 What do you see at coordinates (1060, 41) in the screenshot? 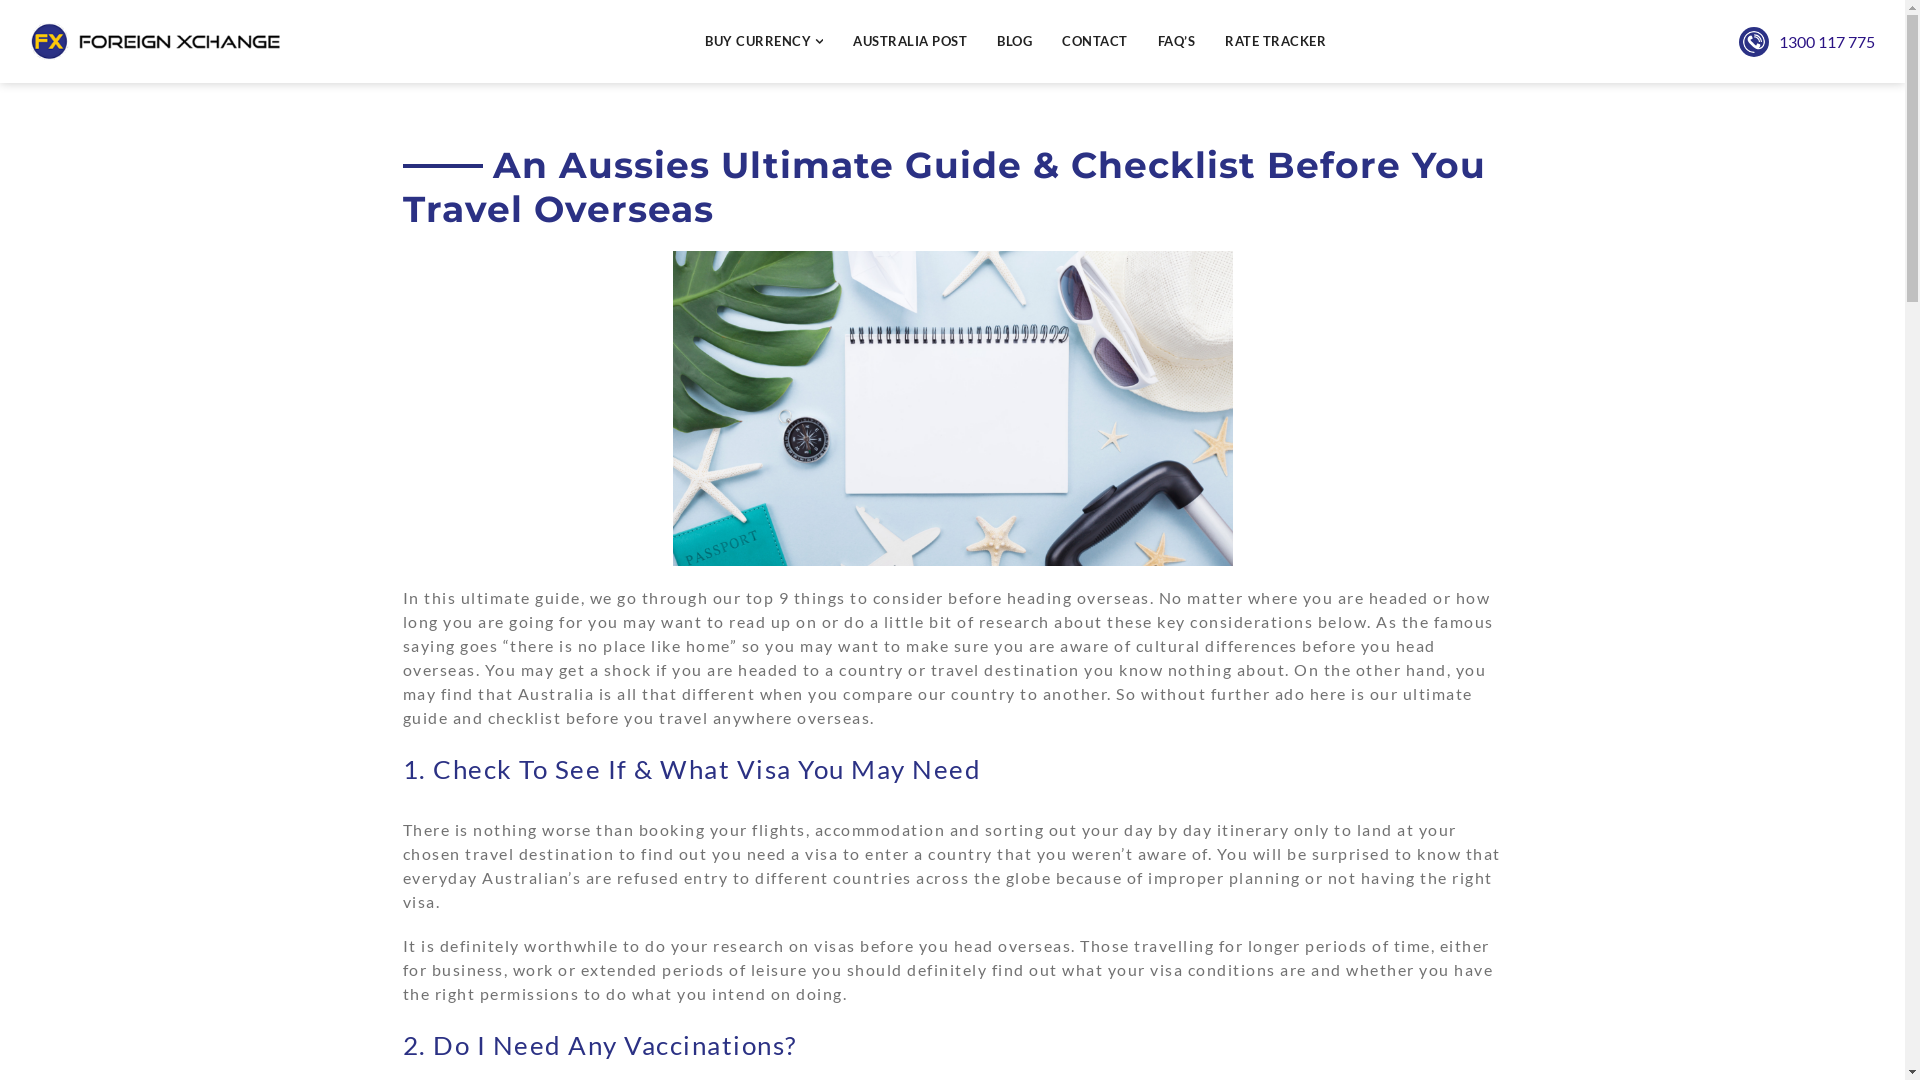
I see `'CONTACT'` at bounding box center [1060, 41].